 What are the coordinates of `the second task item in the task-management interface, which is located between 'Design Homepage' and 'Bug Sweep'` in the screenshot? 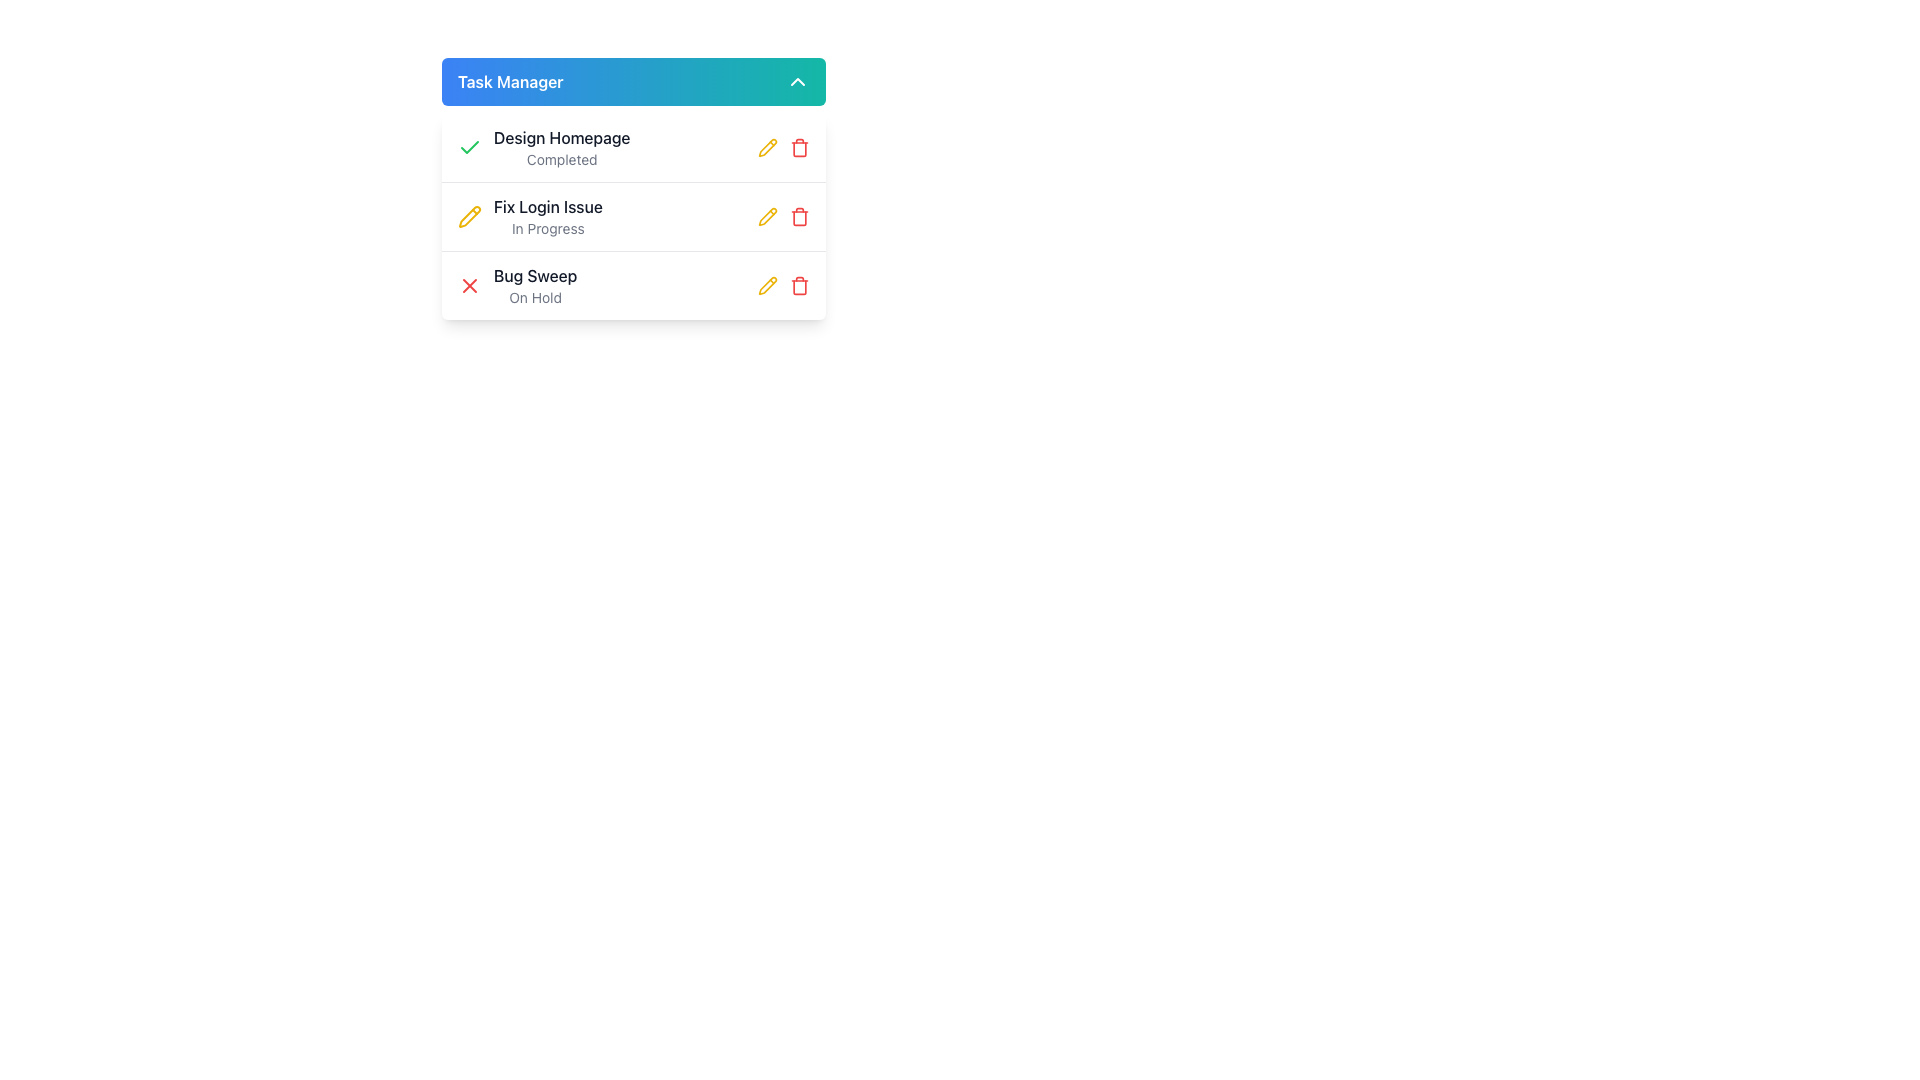 It's located at (530, 216).